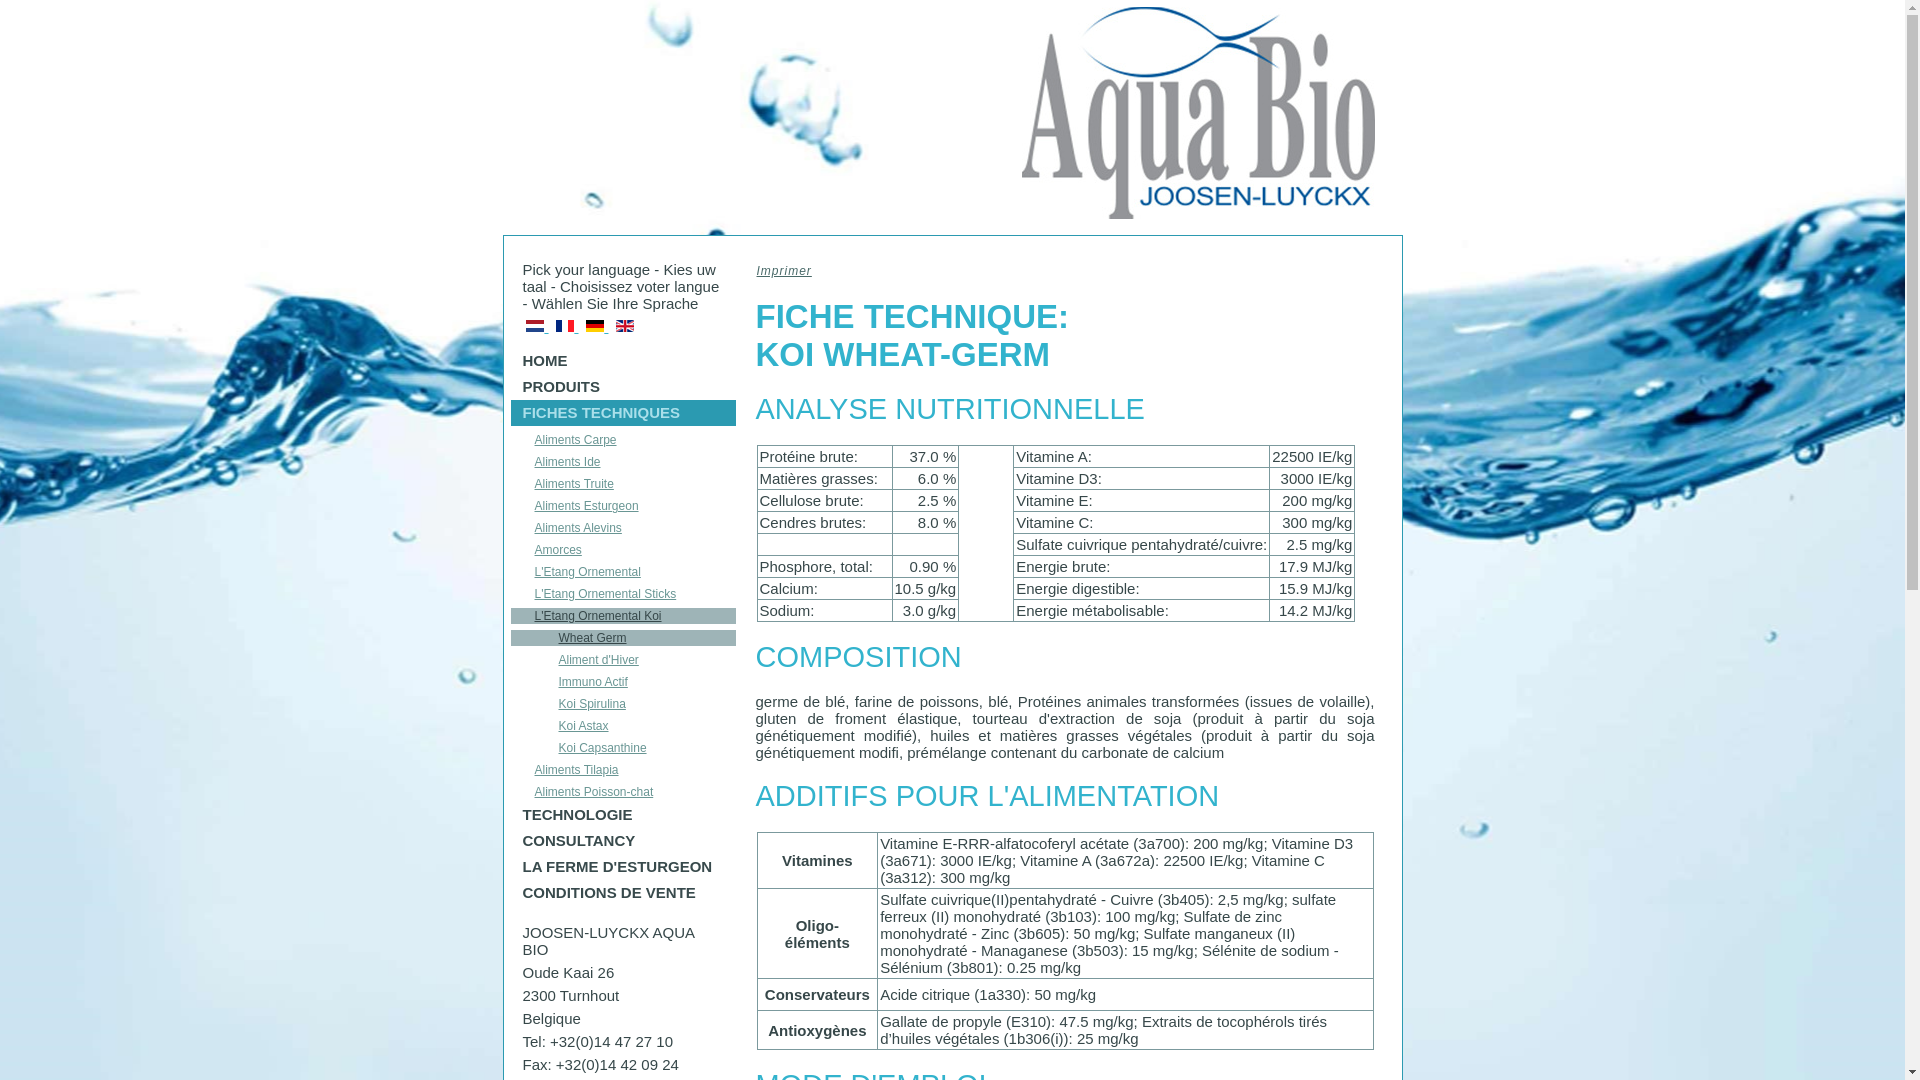 The height and width of the screenshot is (1080, 1920). What do you see at coordinates (621, 892) in the screenshot?
I see `'CONDITIONS DE VENTE'` at bounding box center [621, 892].